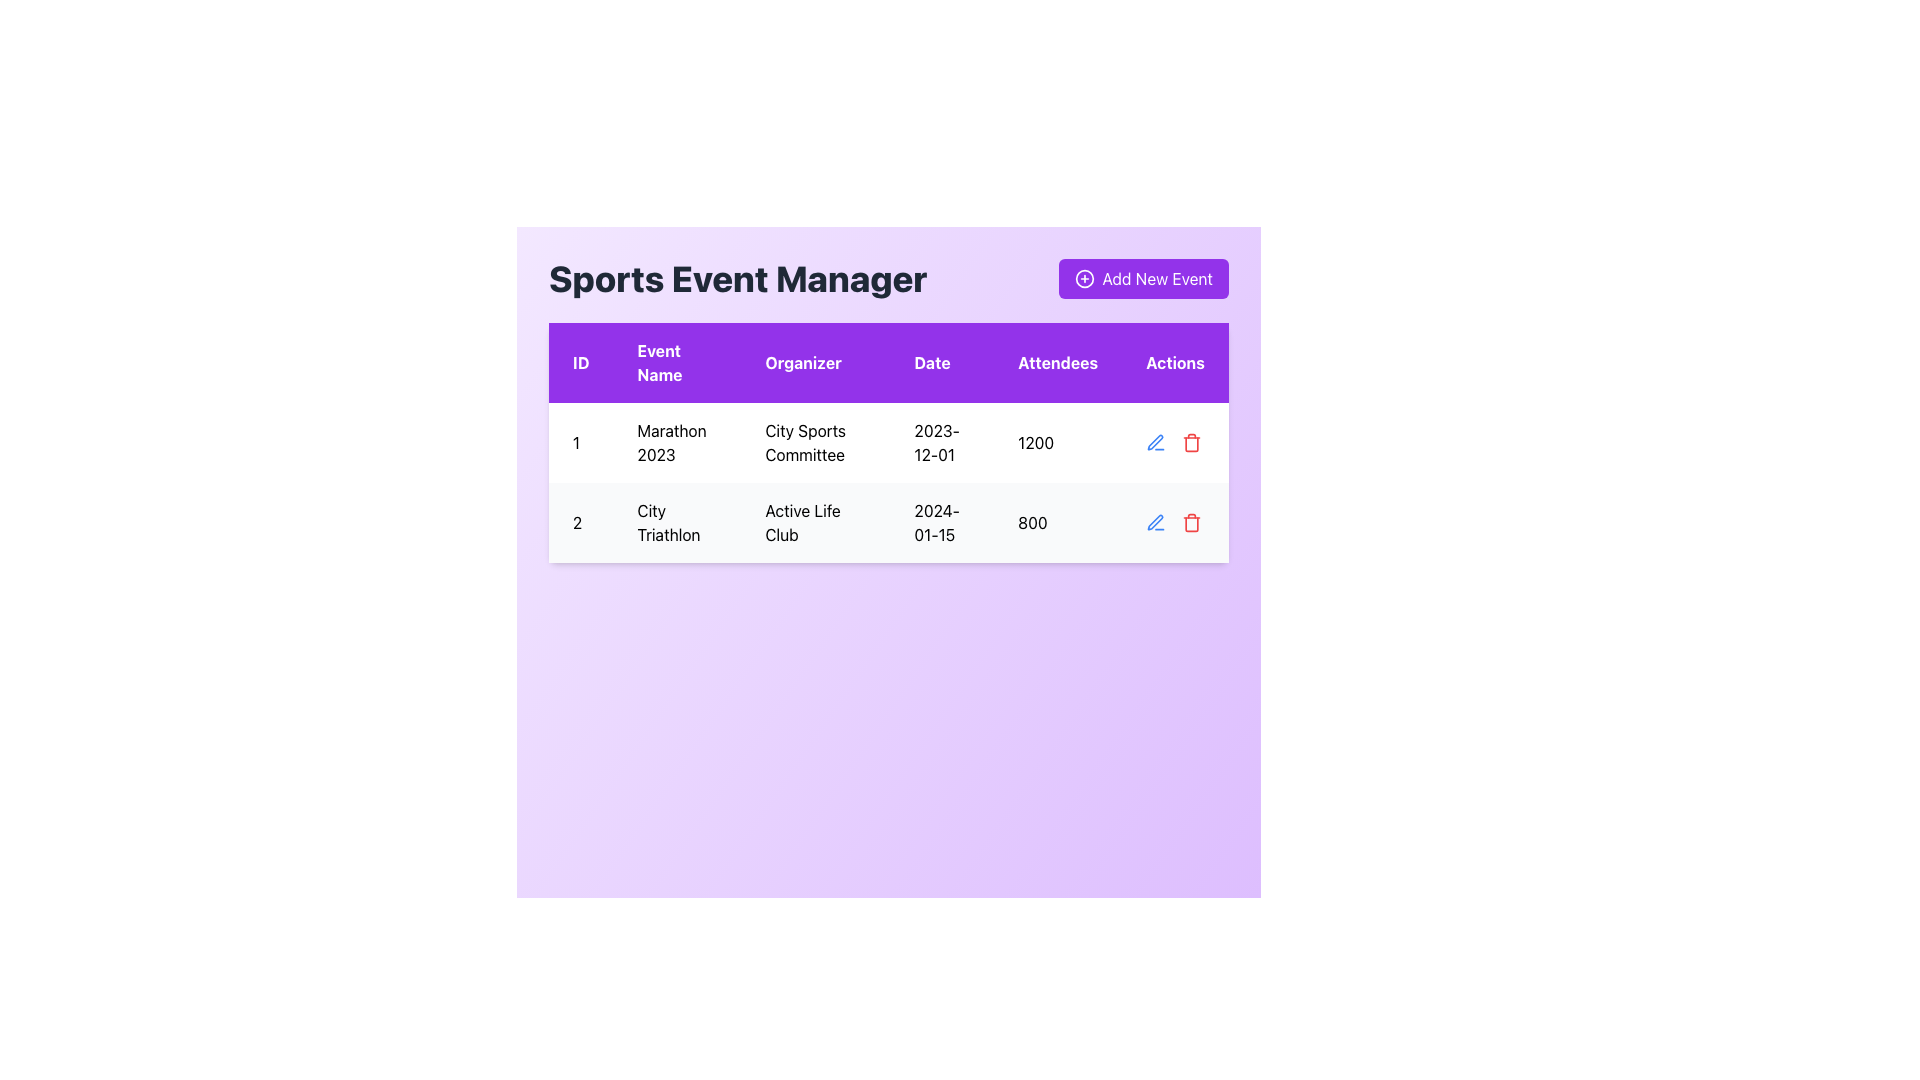 This screenshot has width=1920, height=1080. I want to click on the static text label displaying 'Attendees' which is styled with white text on a purple background, located in the fifth column of the table's header row, so click(1057, 362).